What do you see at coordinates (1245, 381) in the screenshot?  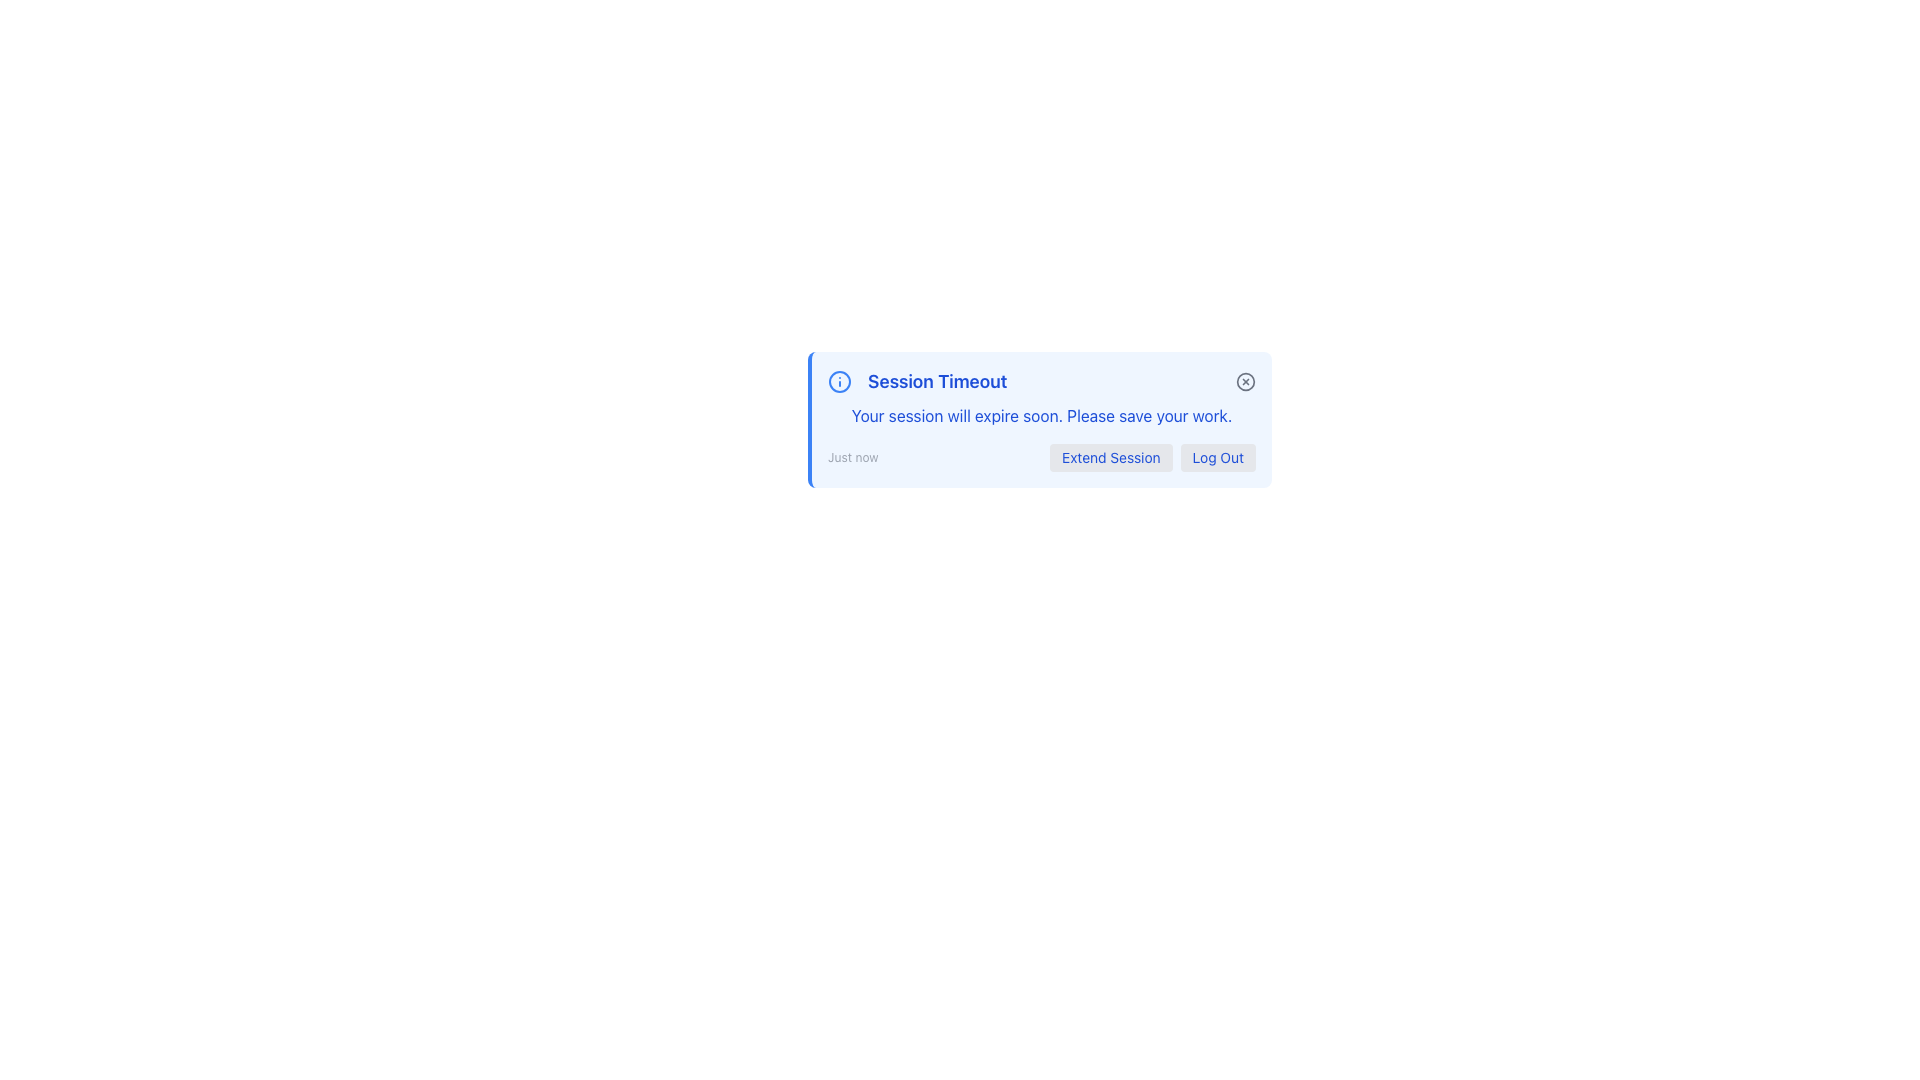 I see `the close button located in the top-right corner of the notification box titled 'Session Timeout'` at bounding box center [1245, 381].